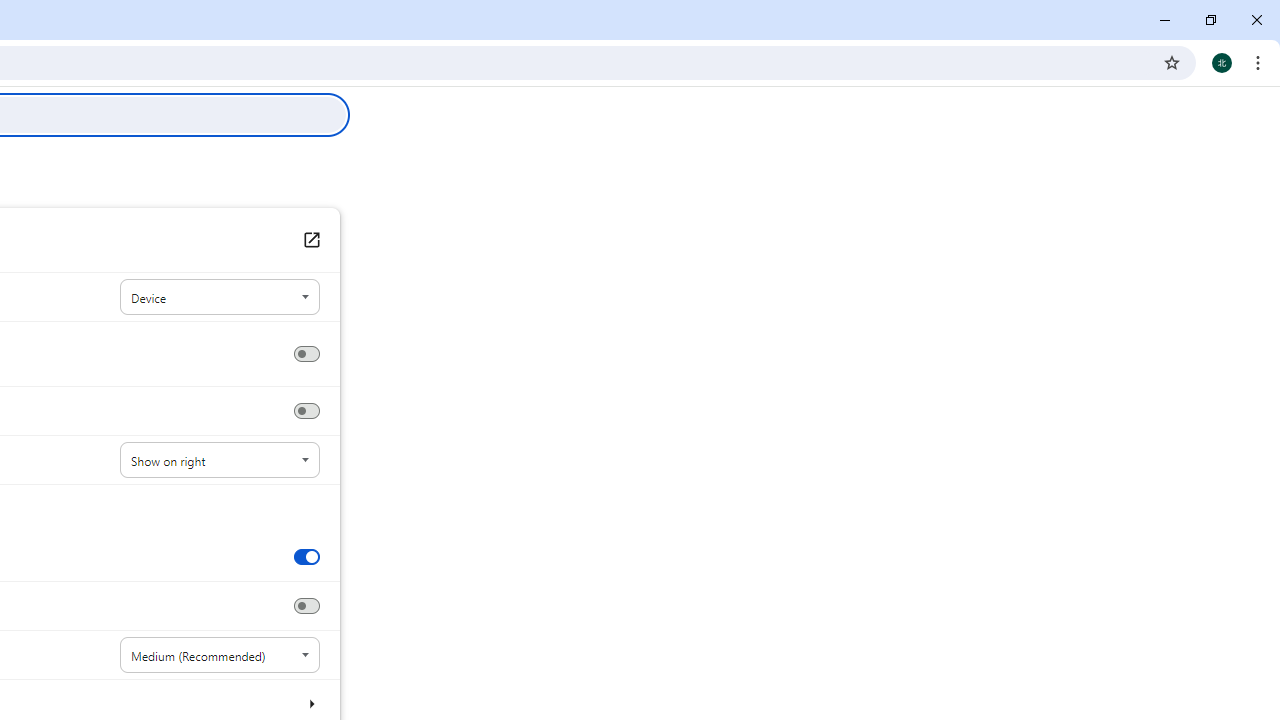 The image size is (1280, 720). What do you see at coordinates (219, 460) in the screenshot?
I see `'Side panel position'` at bounding box center [219, 460].